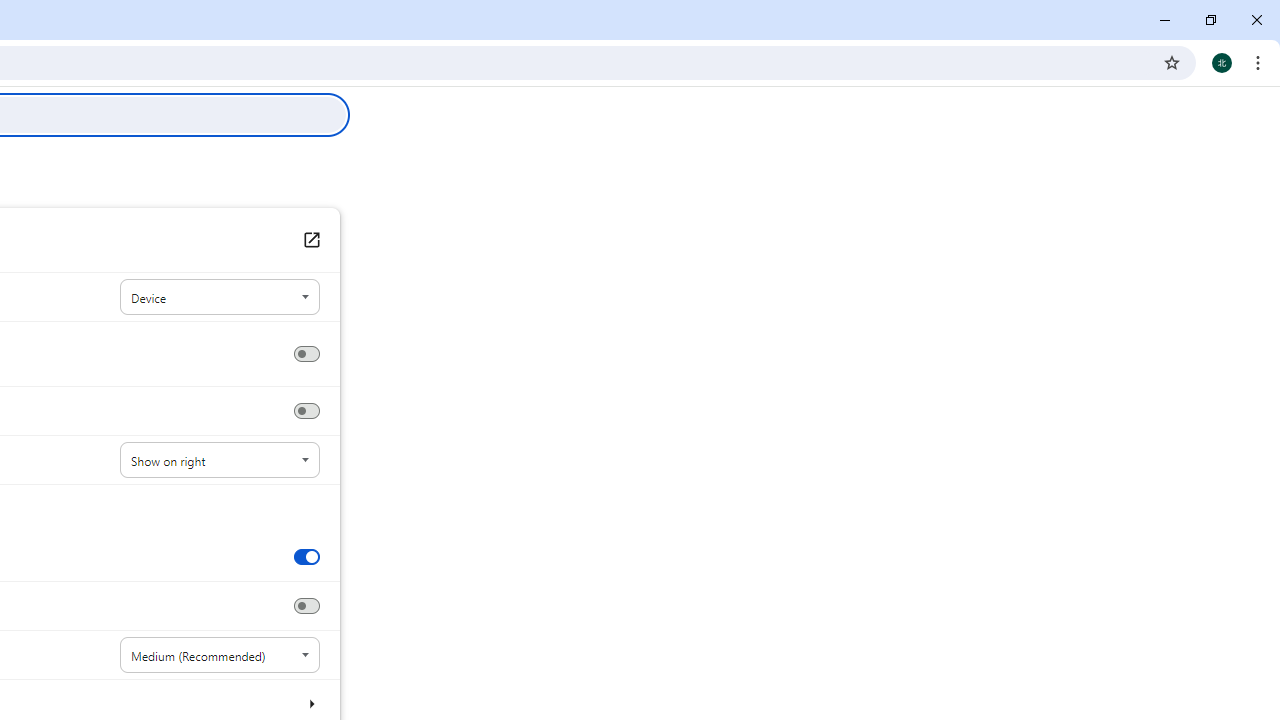 The image size is (1280, 720). What do you see at coordinates (219, 460) in the screenshot?
I see `'Side panel position'` at bounding box center [219, 460].